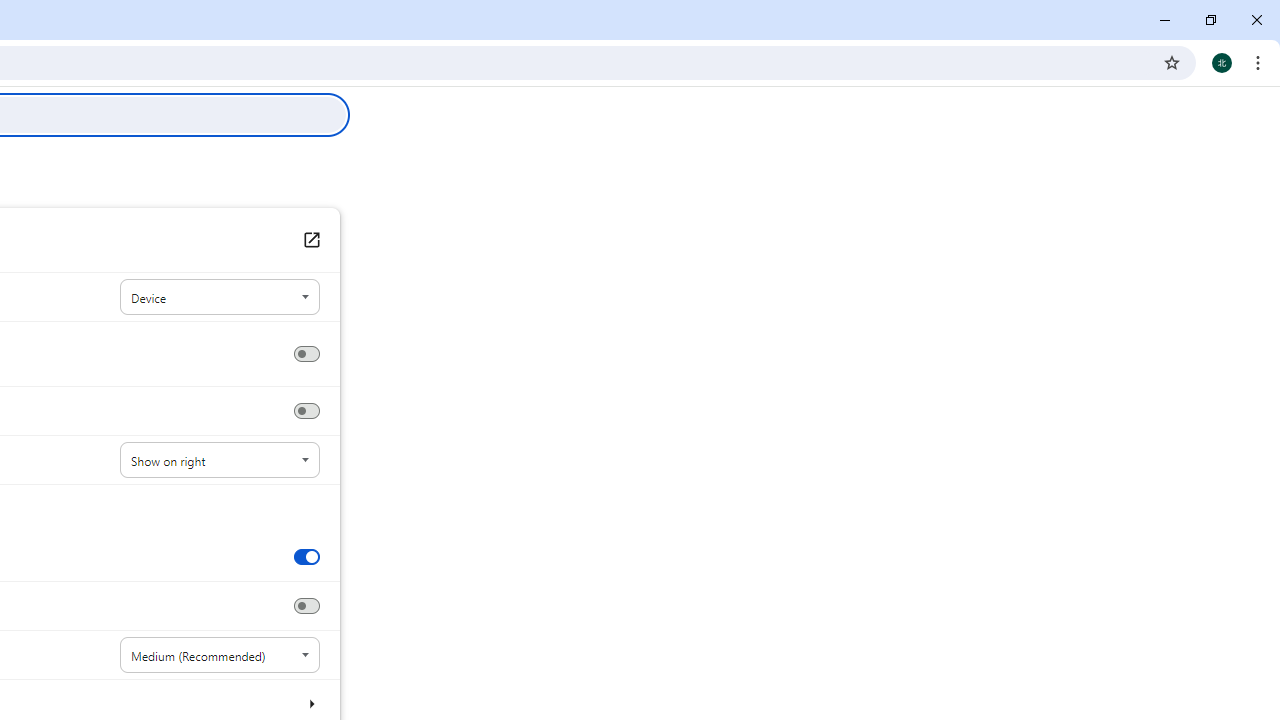 The image size is (1280, 720). What do you see at coordinates (219, 460) in the screenshot?
I see `'Side panel position'` at bounding box center [219, 460].